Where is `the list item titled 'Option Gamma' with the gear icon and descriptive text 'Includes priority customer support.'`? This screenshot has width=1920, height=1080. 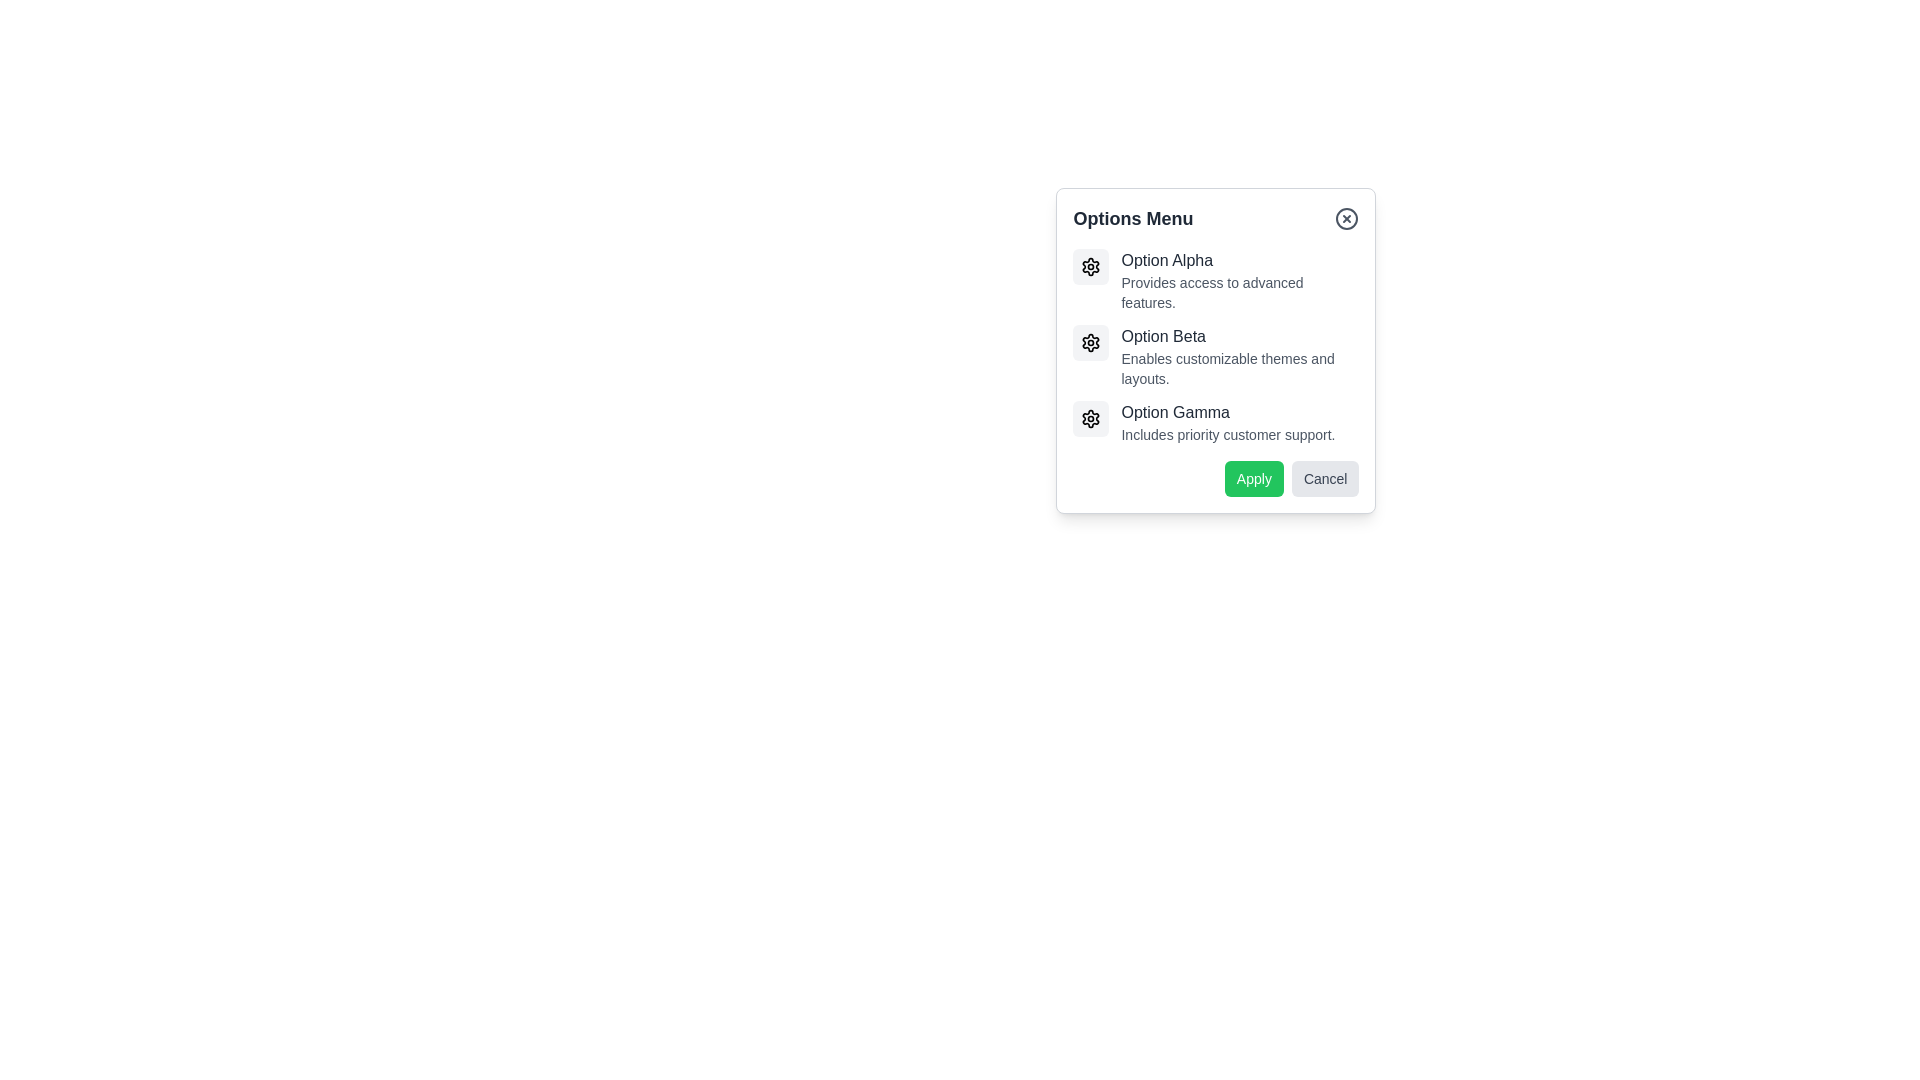 the list item titled 'Option Gamma' with the gear icon and descriptive text 'Includes priority customer support.' is located at coordinates (1215, 422).